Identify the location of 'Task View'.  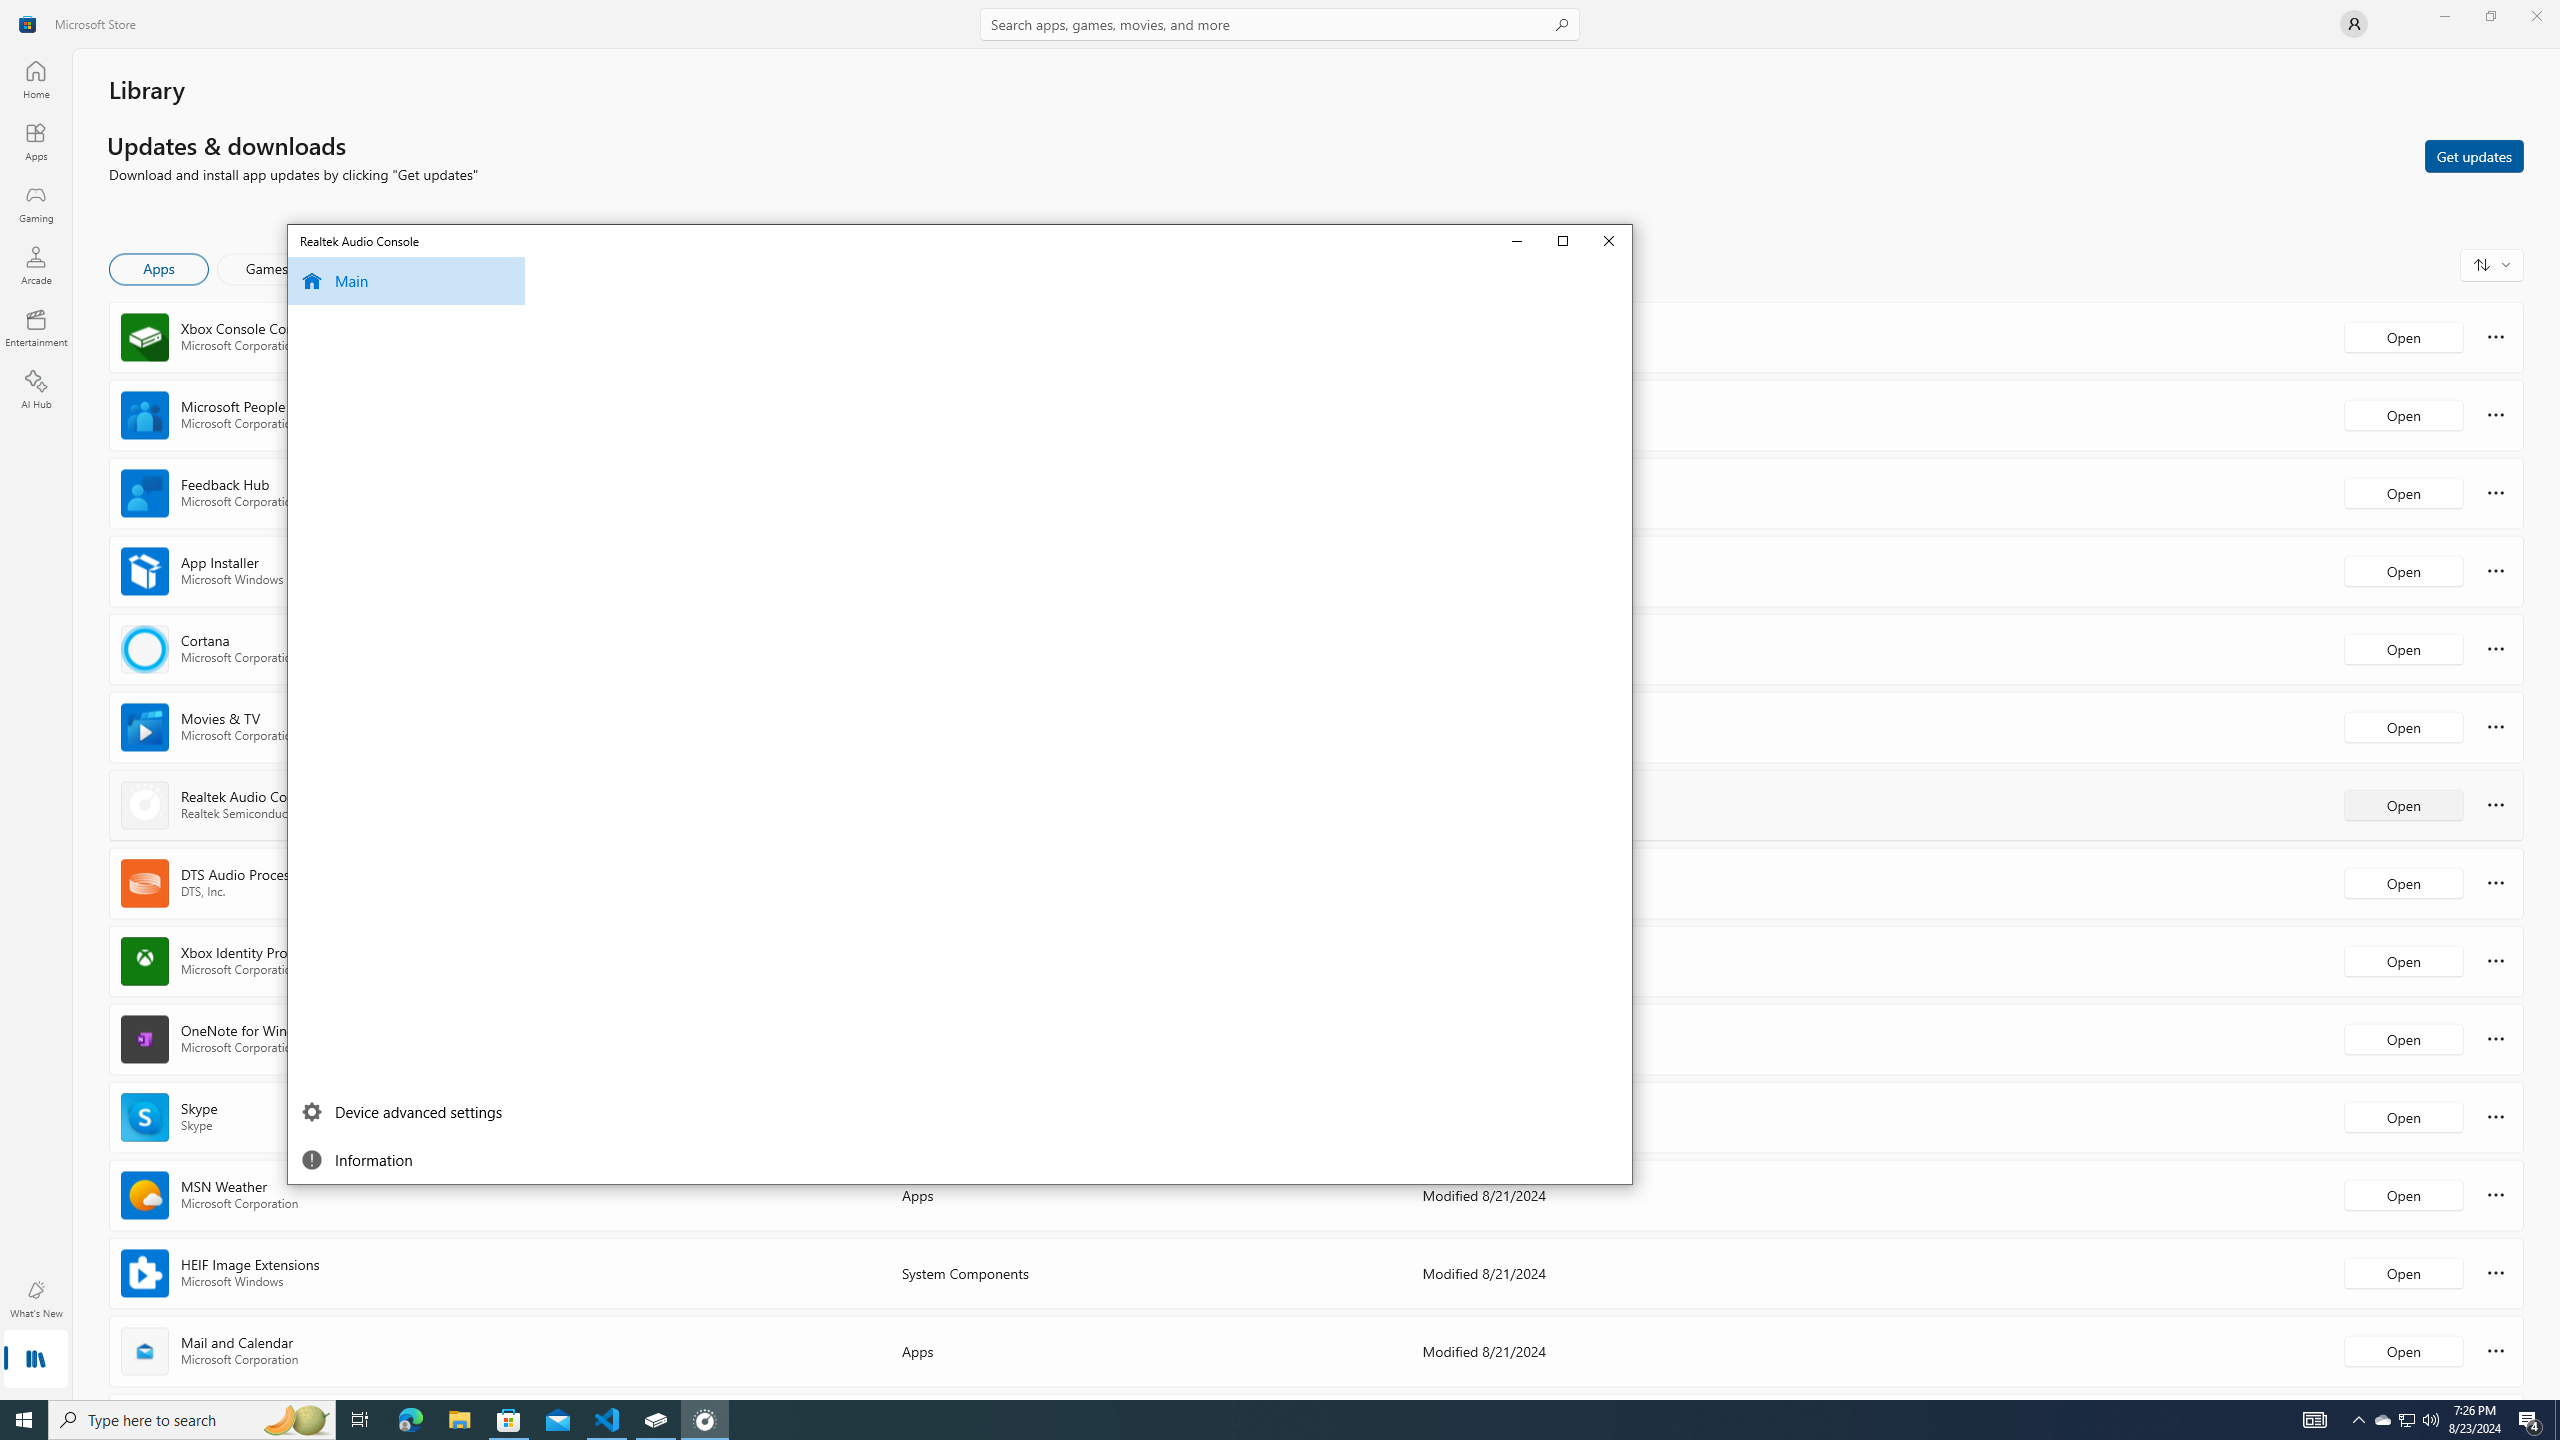
(358, 1418).